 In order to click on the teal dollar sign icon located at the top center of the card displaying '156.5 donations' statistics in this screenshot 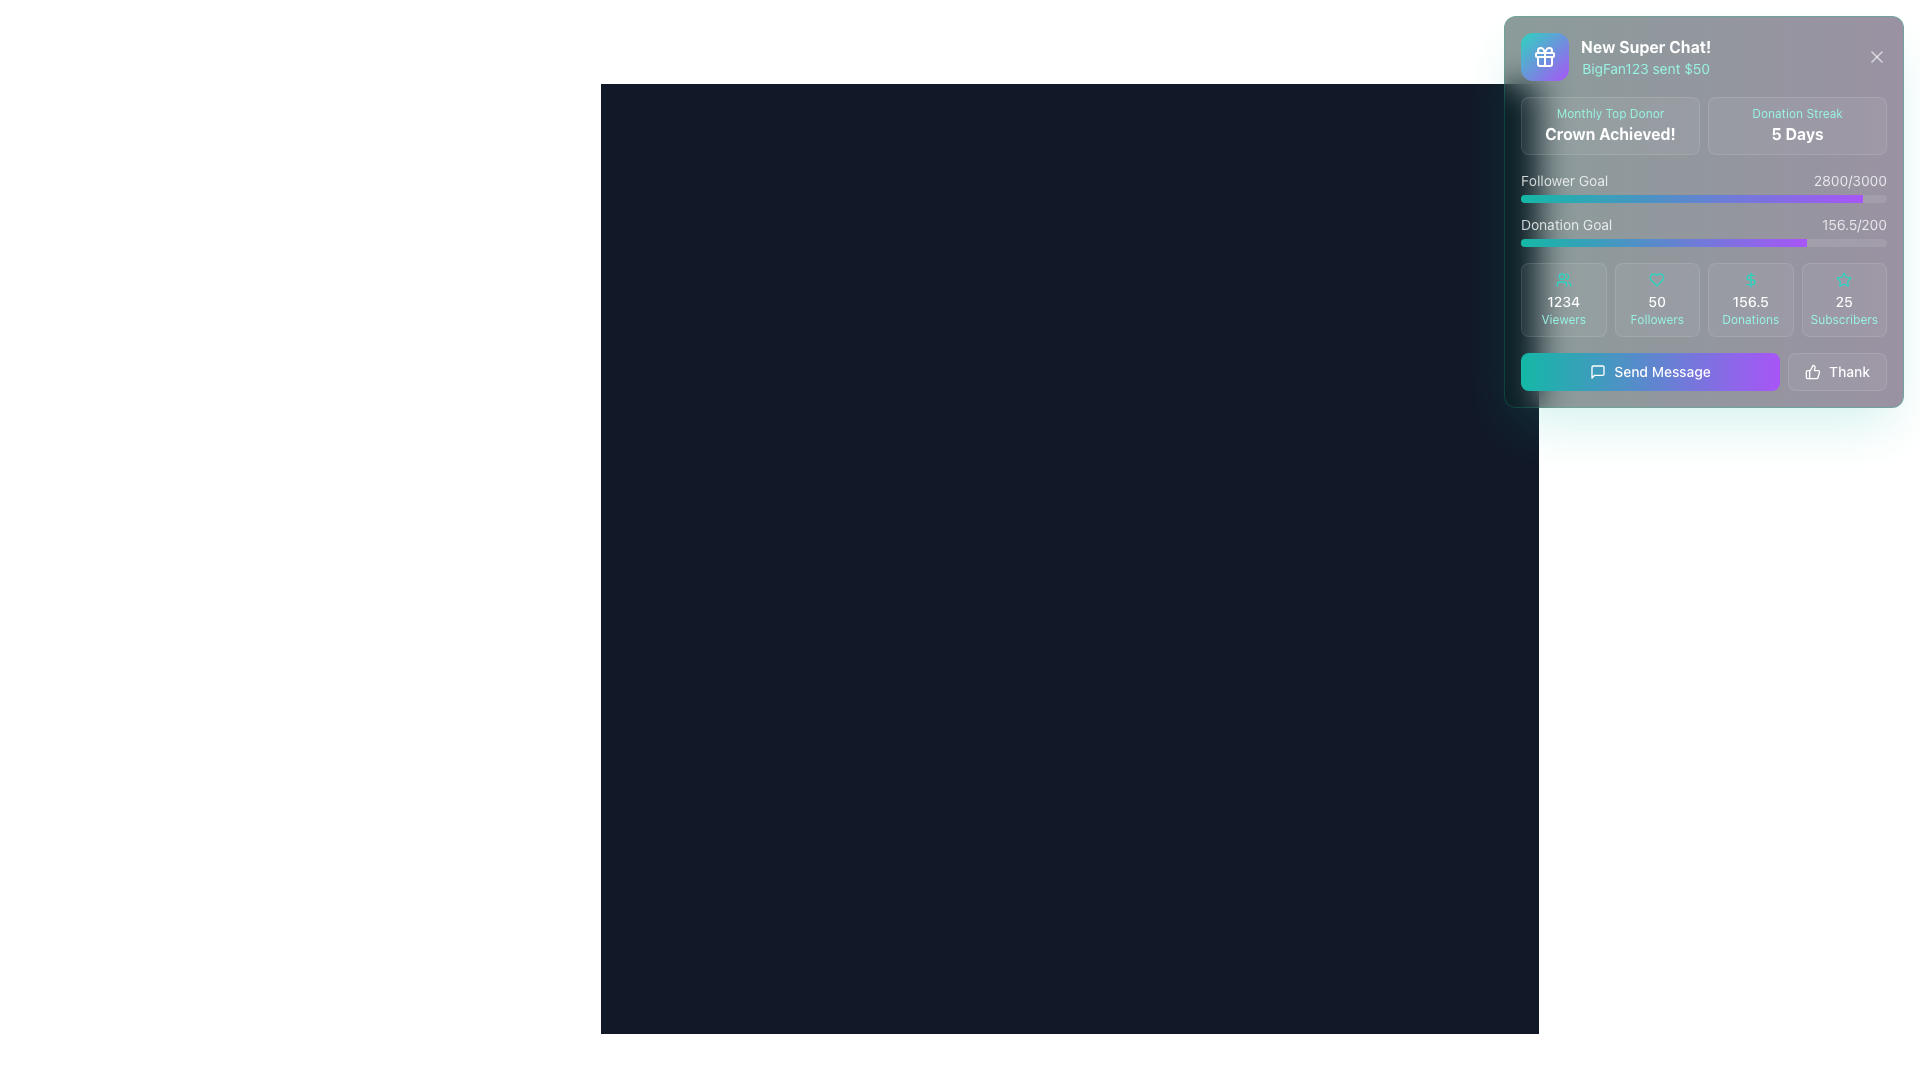, I will do `click(1749, 280)`.